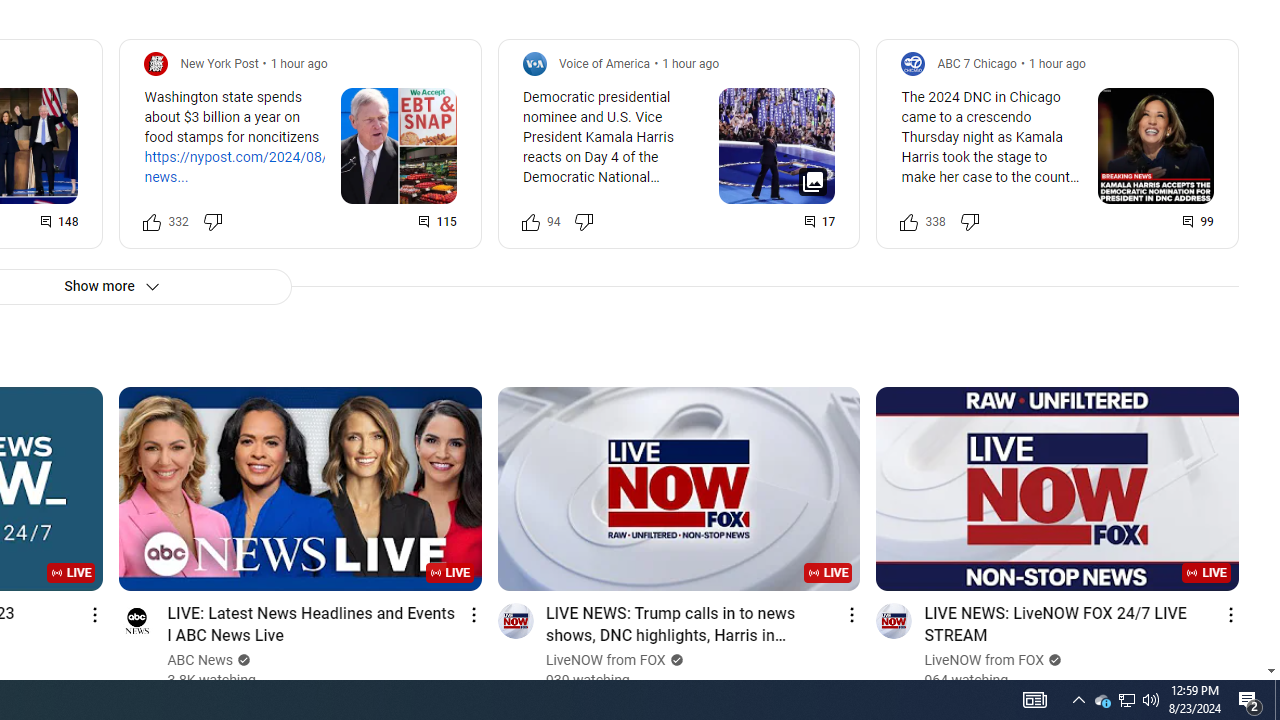 The image size is (1280, 720). Describe the element at coordinates (530, 221) in the screenshot. I see `'Like this post along with 94 other people'` at that location.